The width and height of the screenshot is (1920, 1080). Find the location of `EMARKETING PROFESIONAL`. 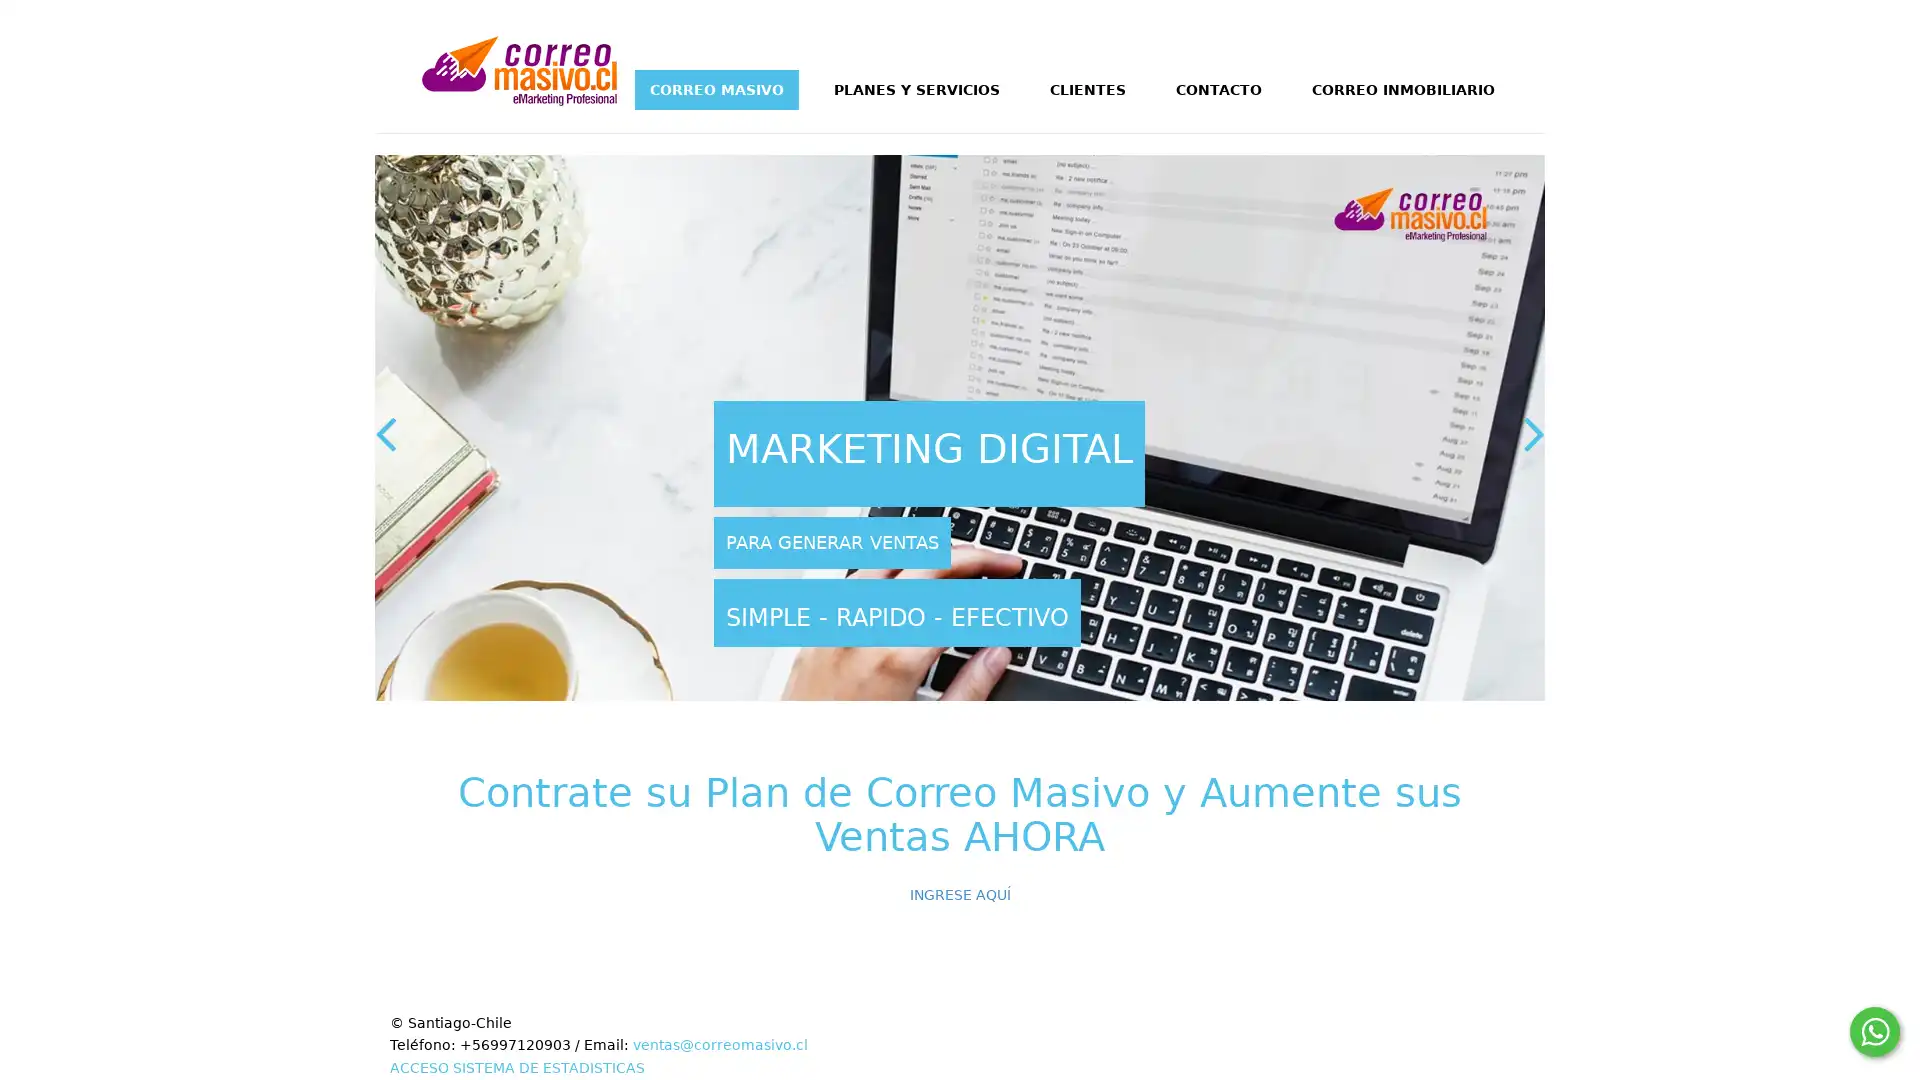

EMARKETING PROFESIONAL is located at coordinates (849, 542).